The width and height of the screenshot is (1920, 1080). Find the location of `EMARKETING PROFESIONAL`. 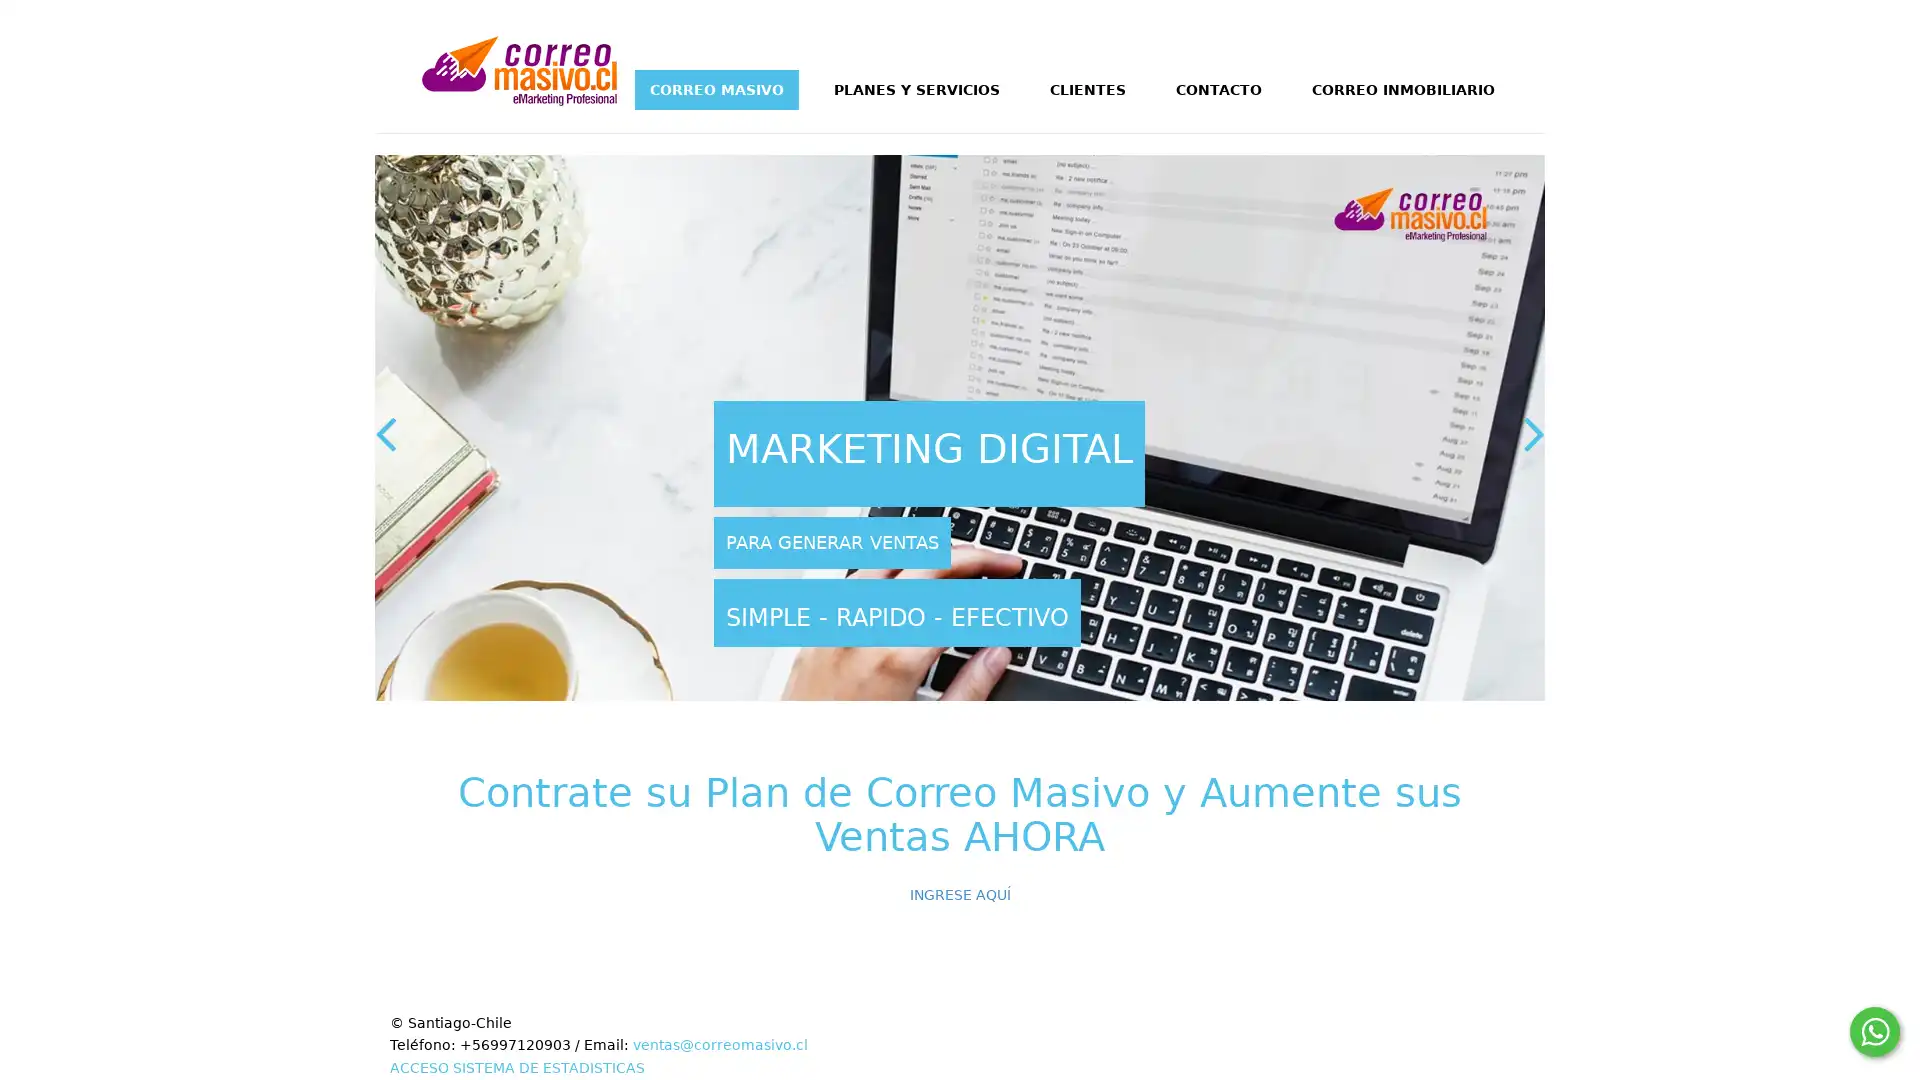

EMARKETING PROFESIONAL is located at coordinates (849, 542).